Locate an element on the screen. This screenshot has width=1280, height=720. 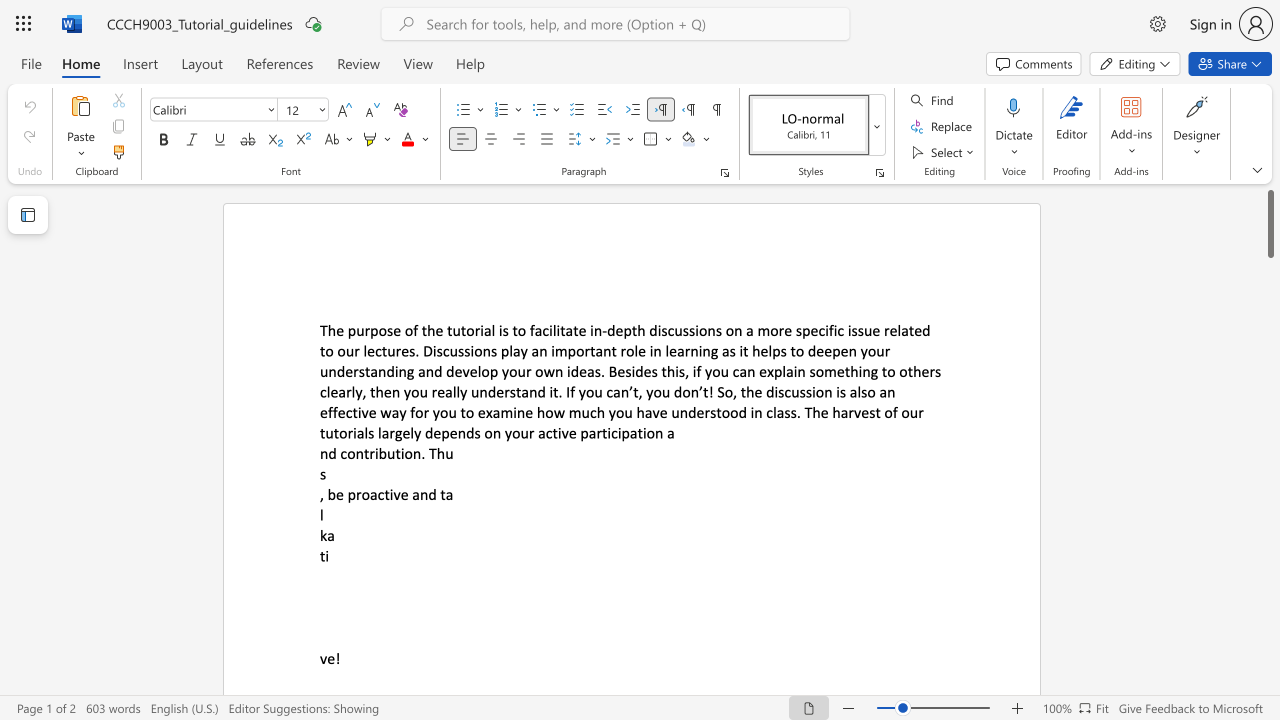
the scrollbar to scroll the page down is located at coordinates (1269, 450).